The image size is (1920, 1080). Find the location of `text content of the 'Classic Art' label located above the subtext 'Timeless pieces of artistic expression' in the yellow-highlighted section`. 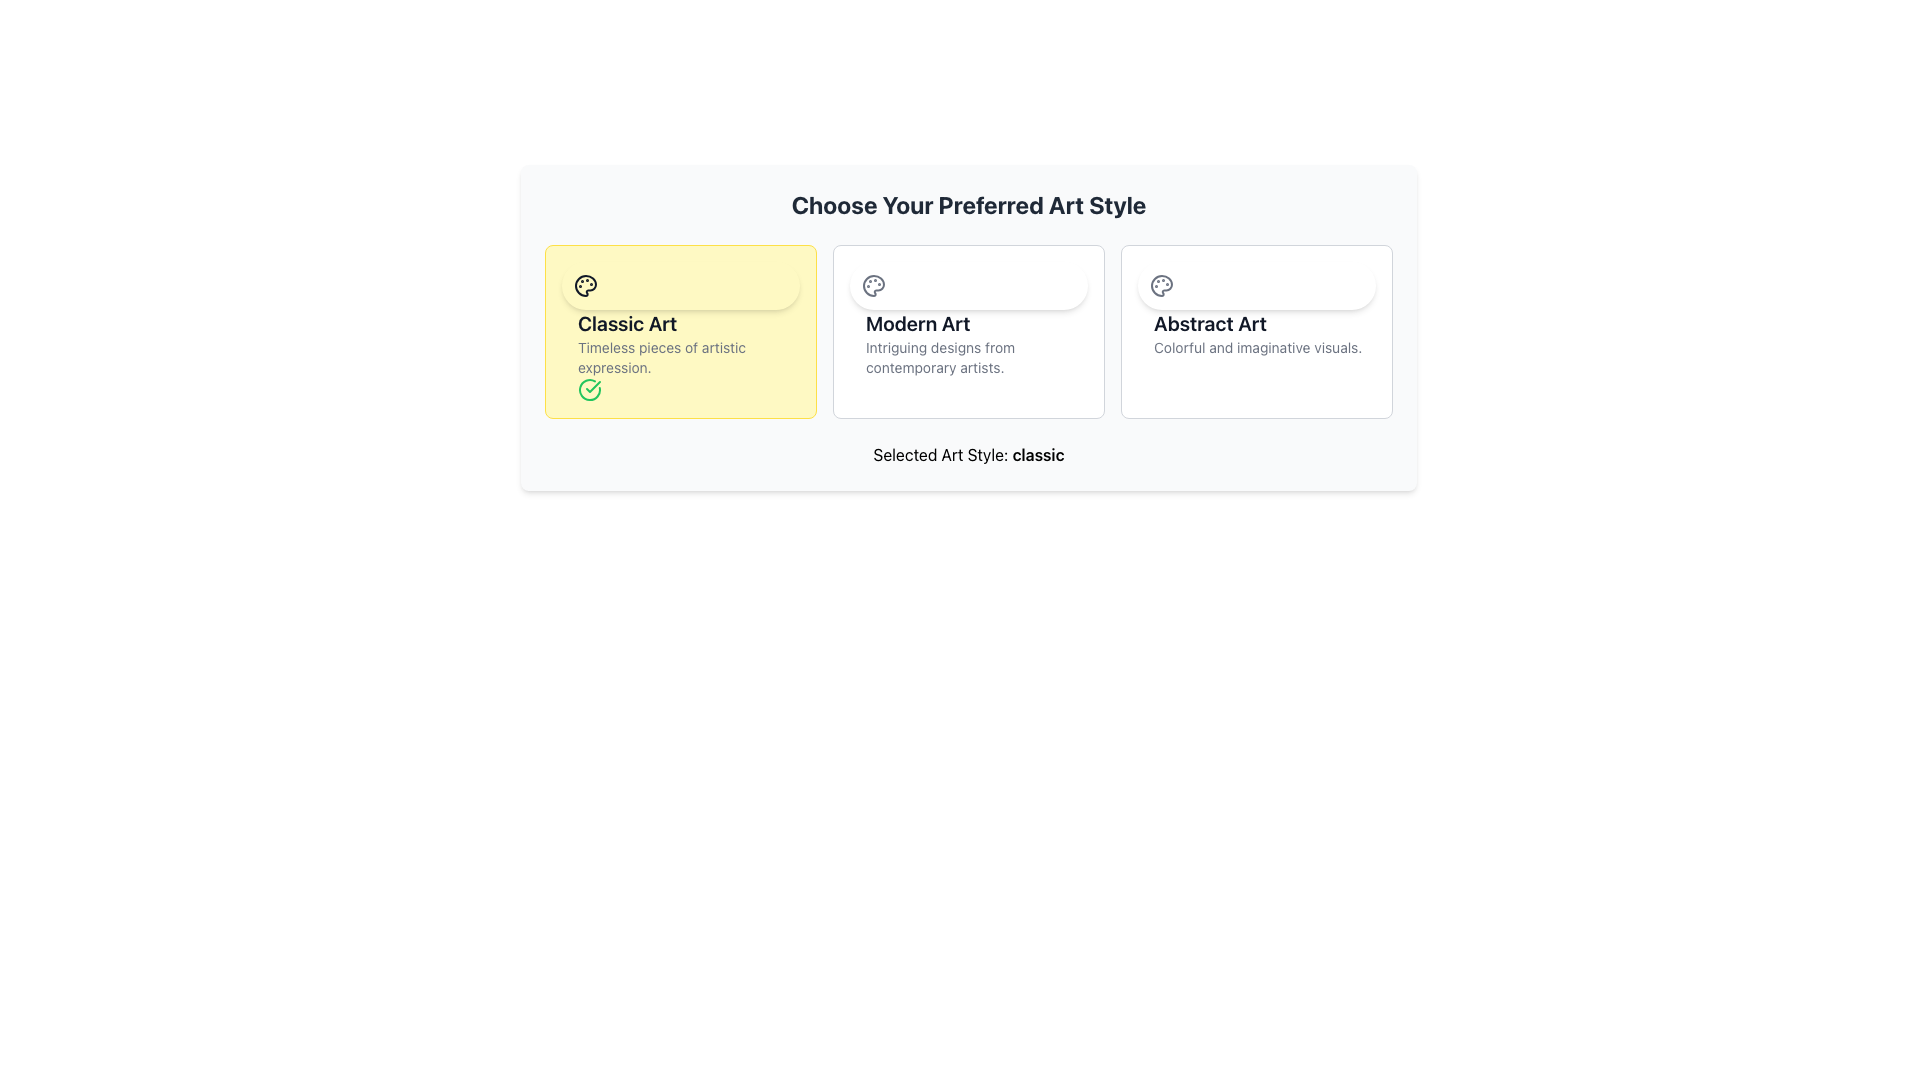

text content of the 'Classic Art' label located above the subtext 'Timeless pieces of artistic expression' in the yellow-highlighted section is located at coordinates (689, 323).